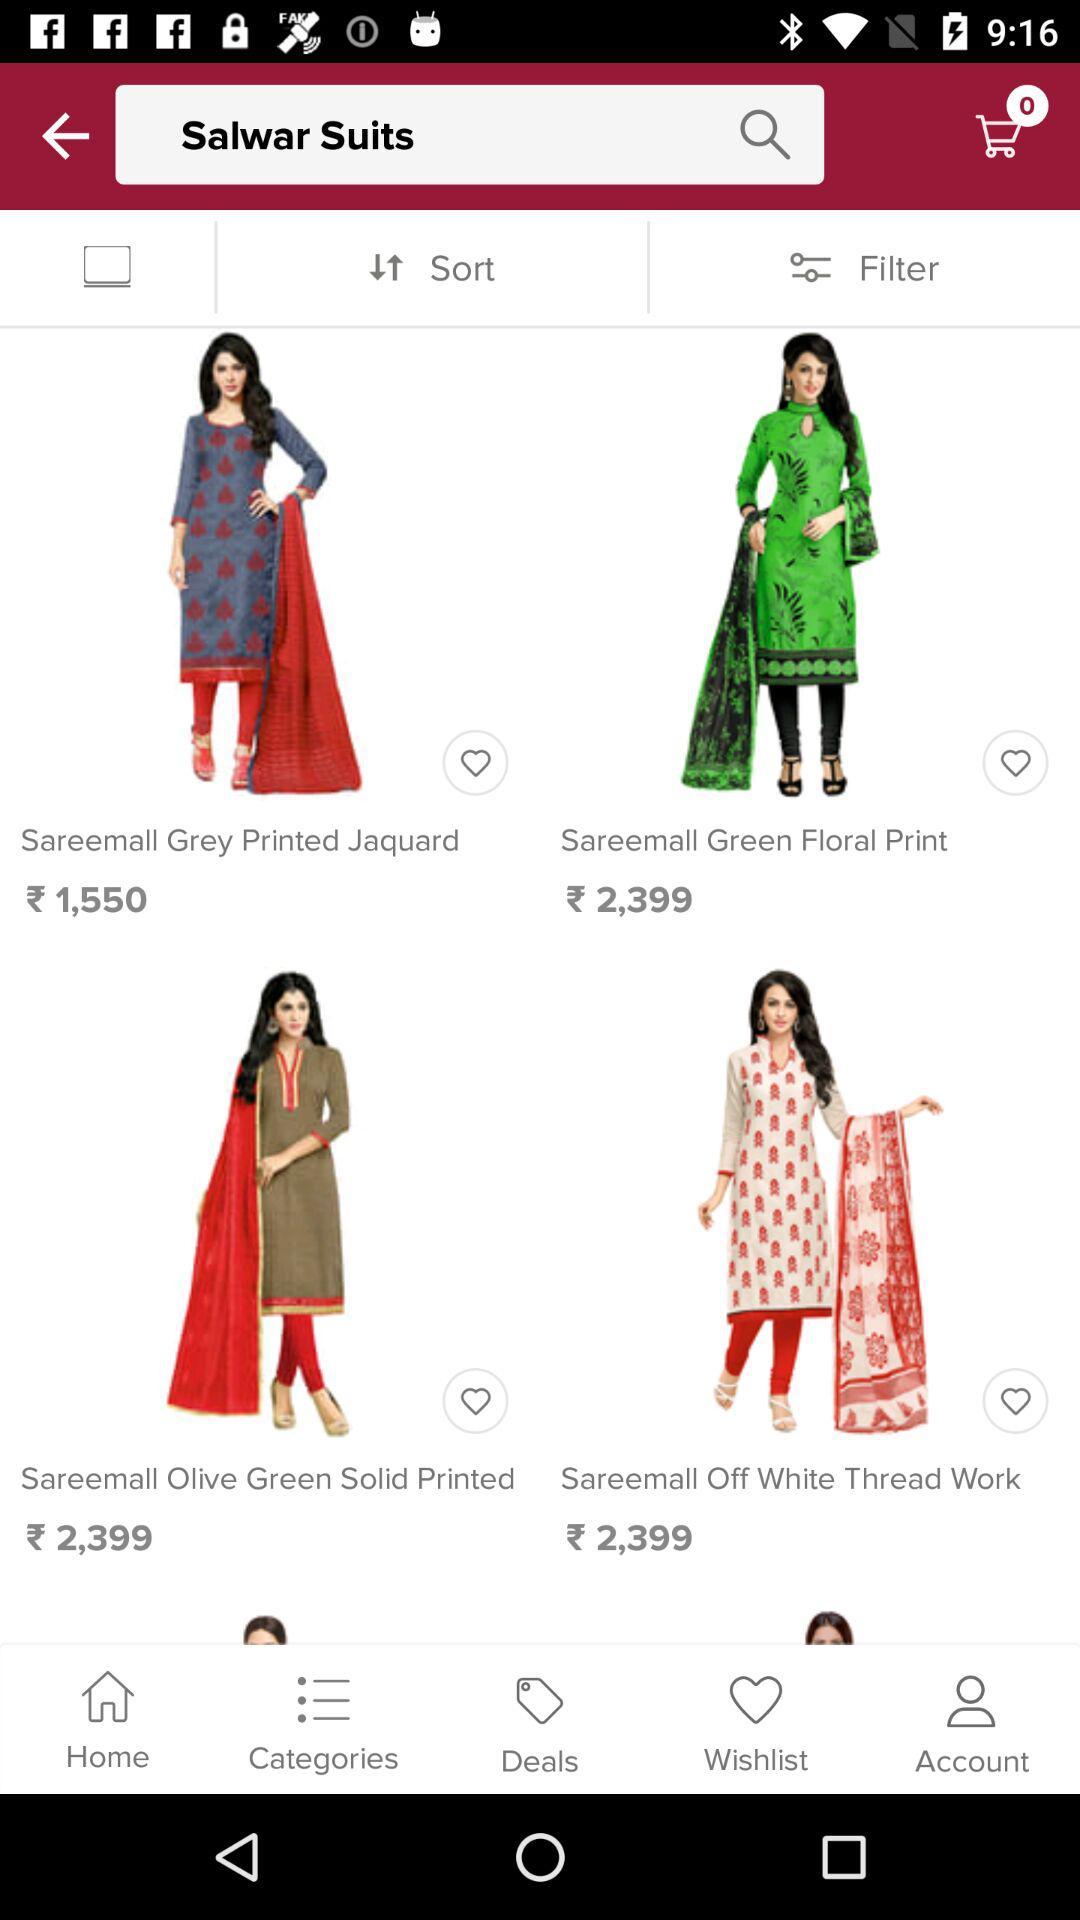 Image resolution: width=1080 pixels, height=1920 pixels. Describe the element at coordinates (475, 1400) in the screenshot. I see `love this item` at that location.